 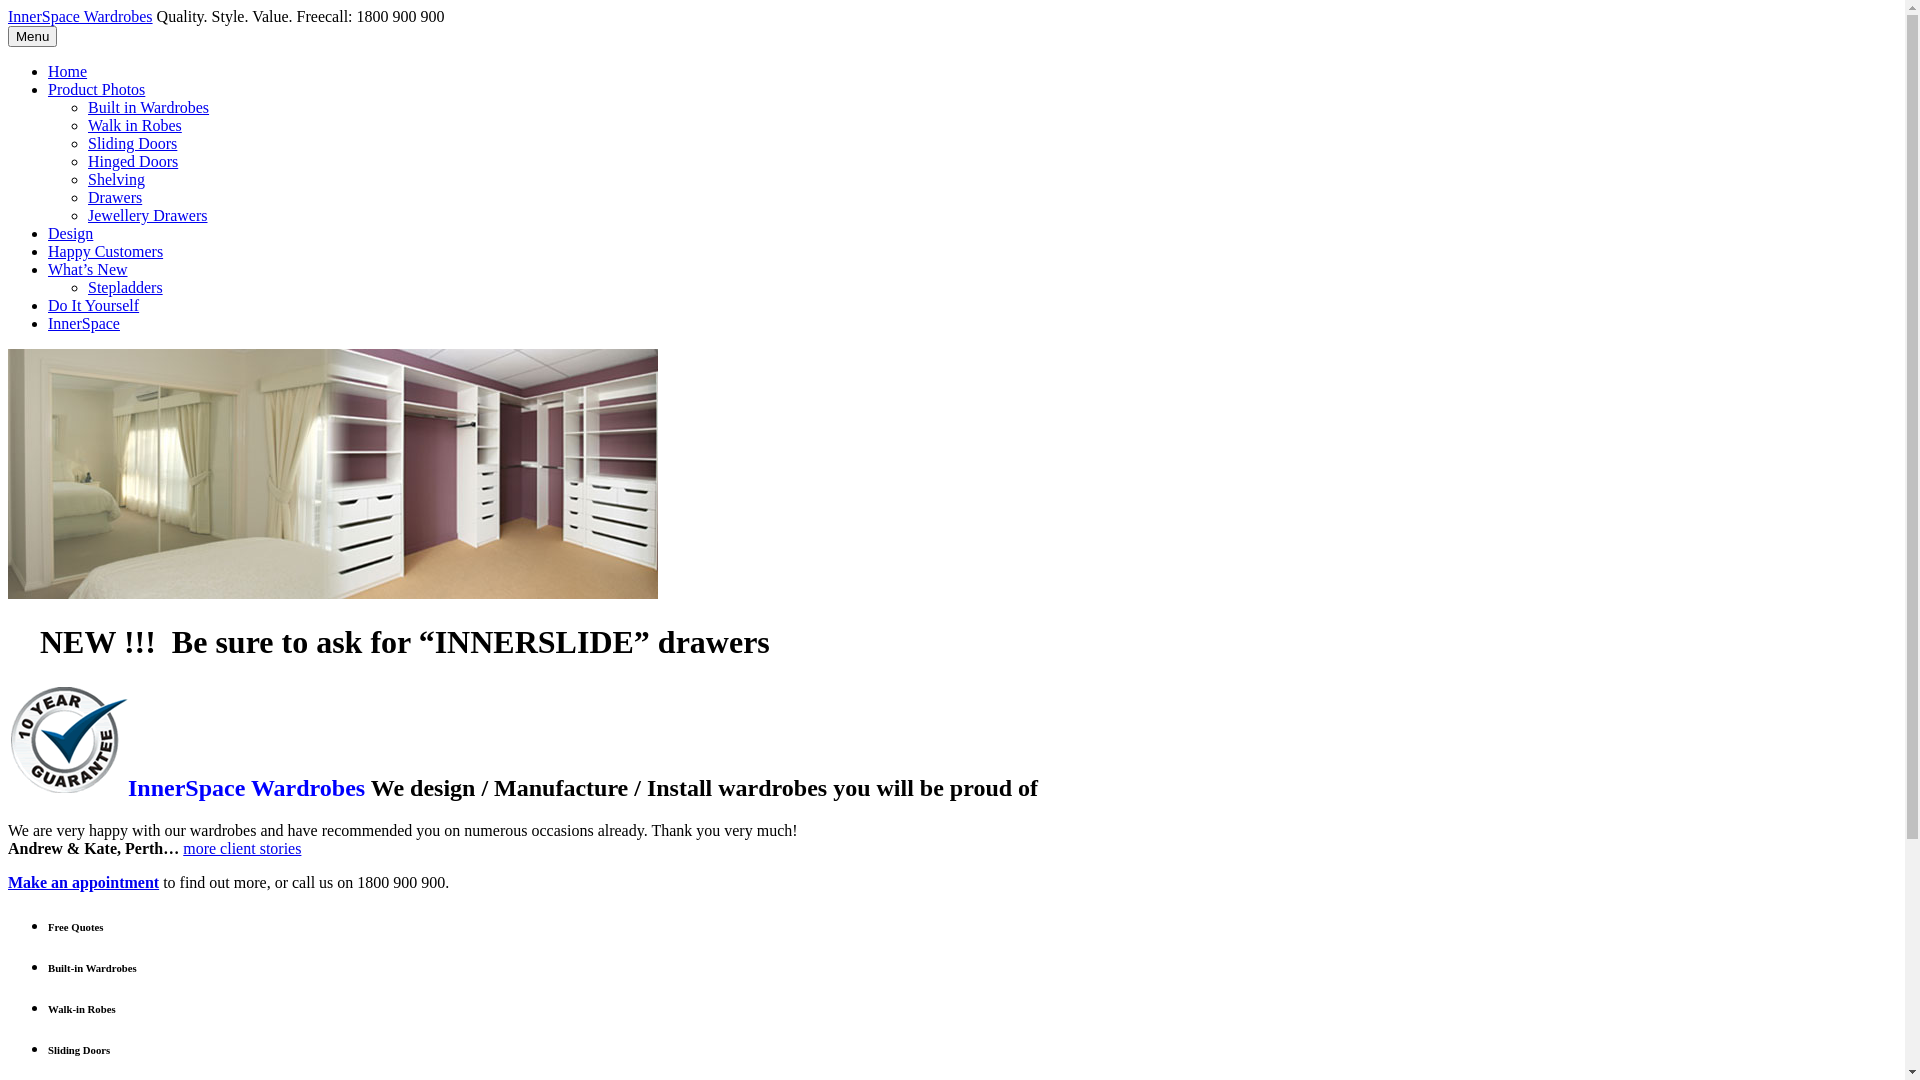 I want to click on 'Shelving', so click(x=115, y=178).